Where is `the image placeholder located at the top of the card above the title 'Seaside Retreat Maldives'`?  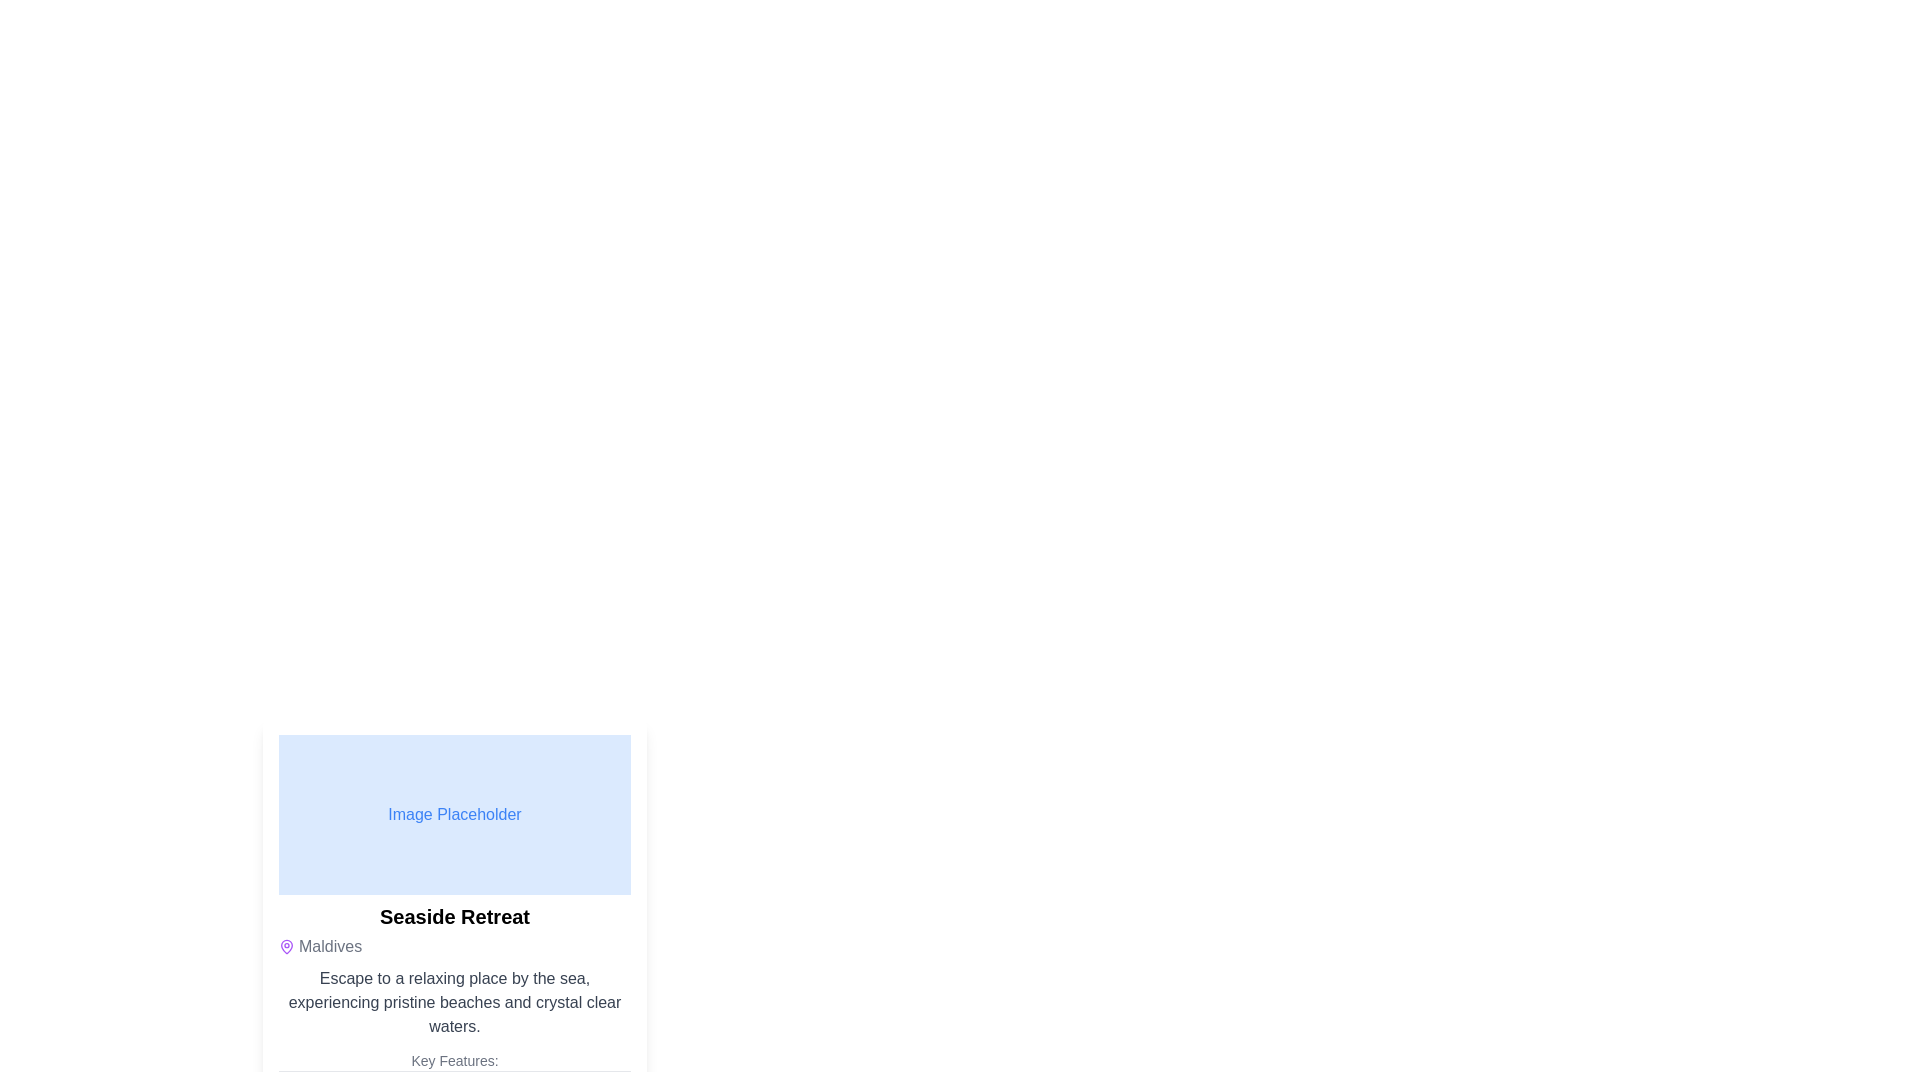 the image placeholder located at the top of the card above the title 'Seaside Retreat Maldives' is located at coordinates (454, 814).